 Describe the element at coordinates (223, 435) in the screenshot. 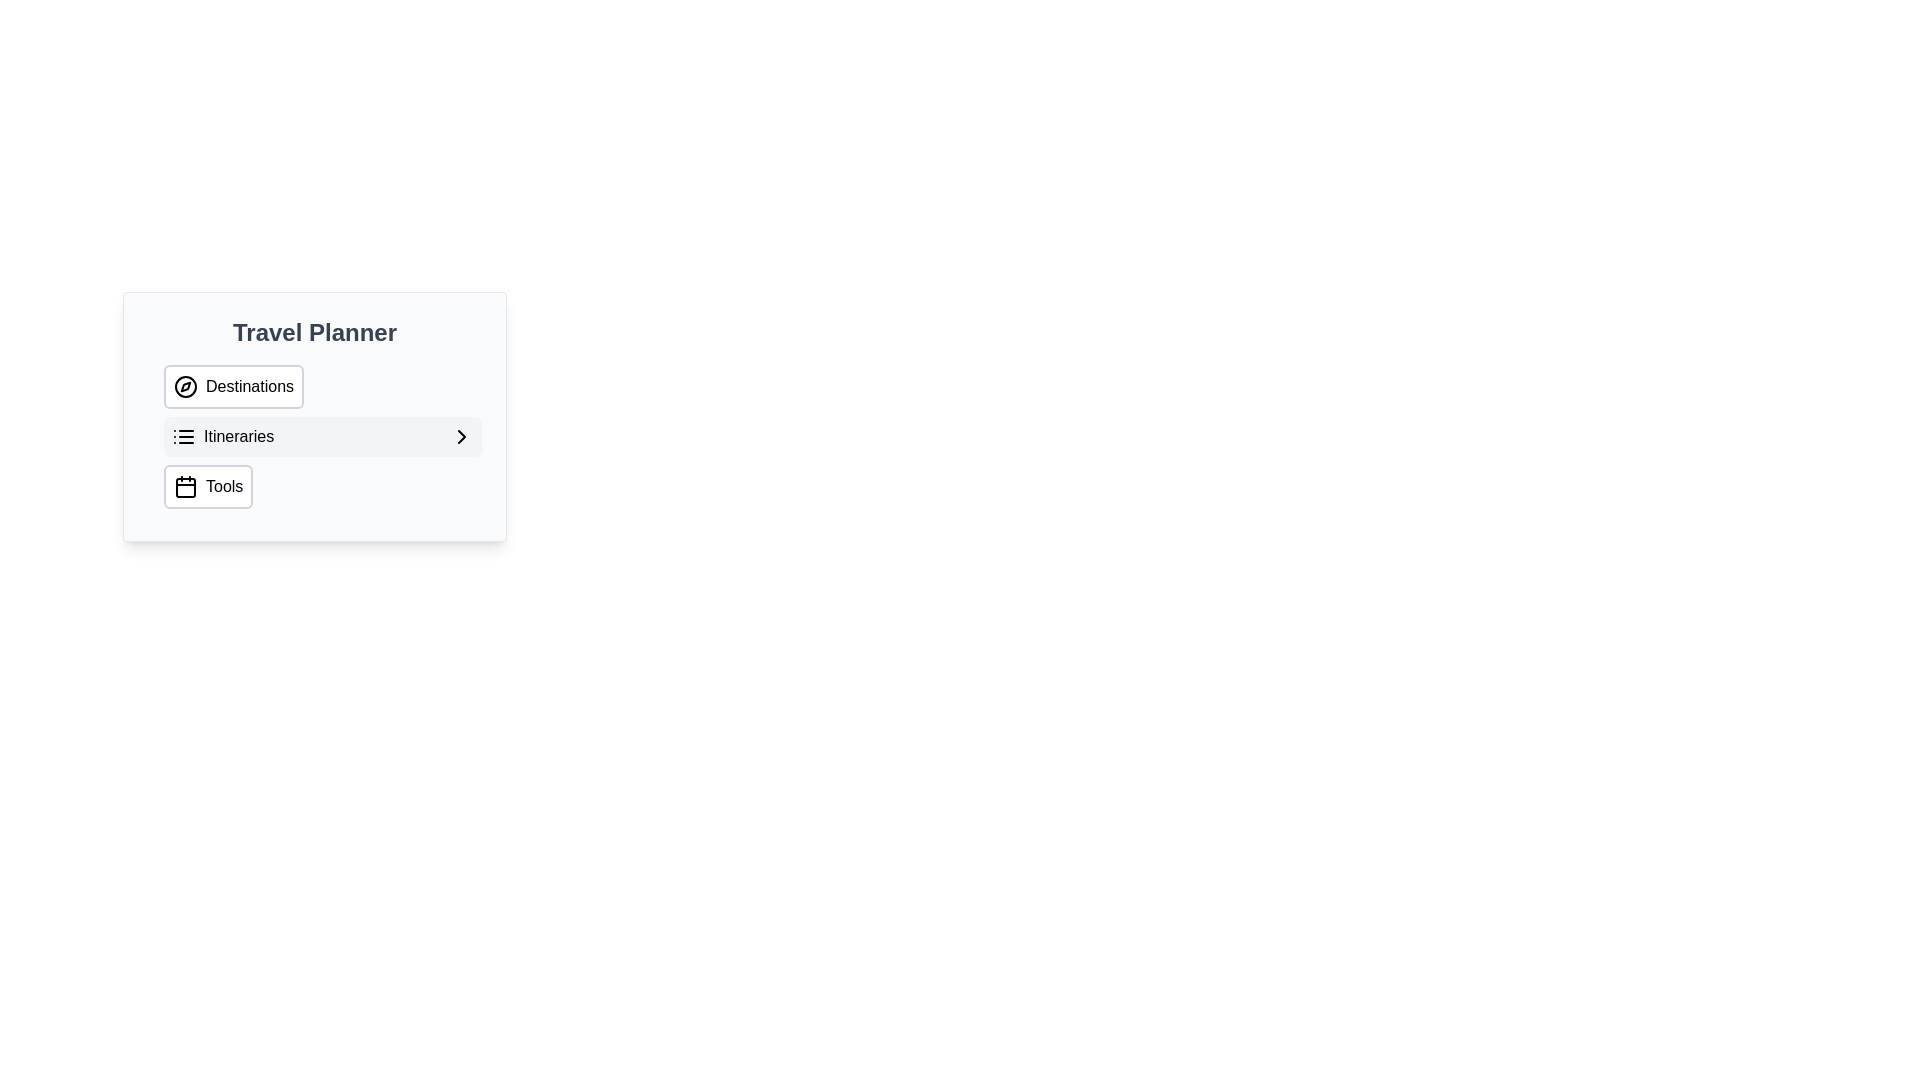

I see `the 'Itineraries' label in the vertical menu` at that location.